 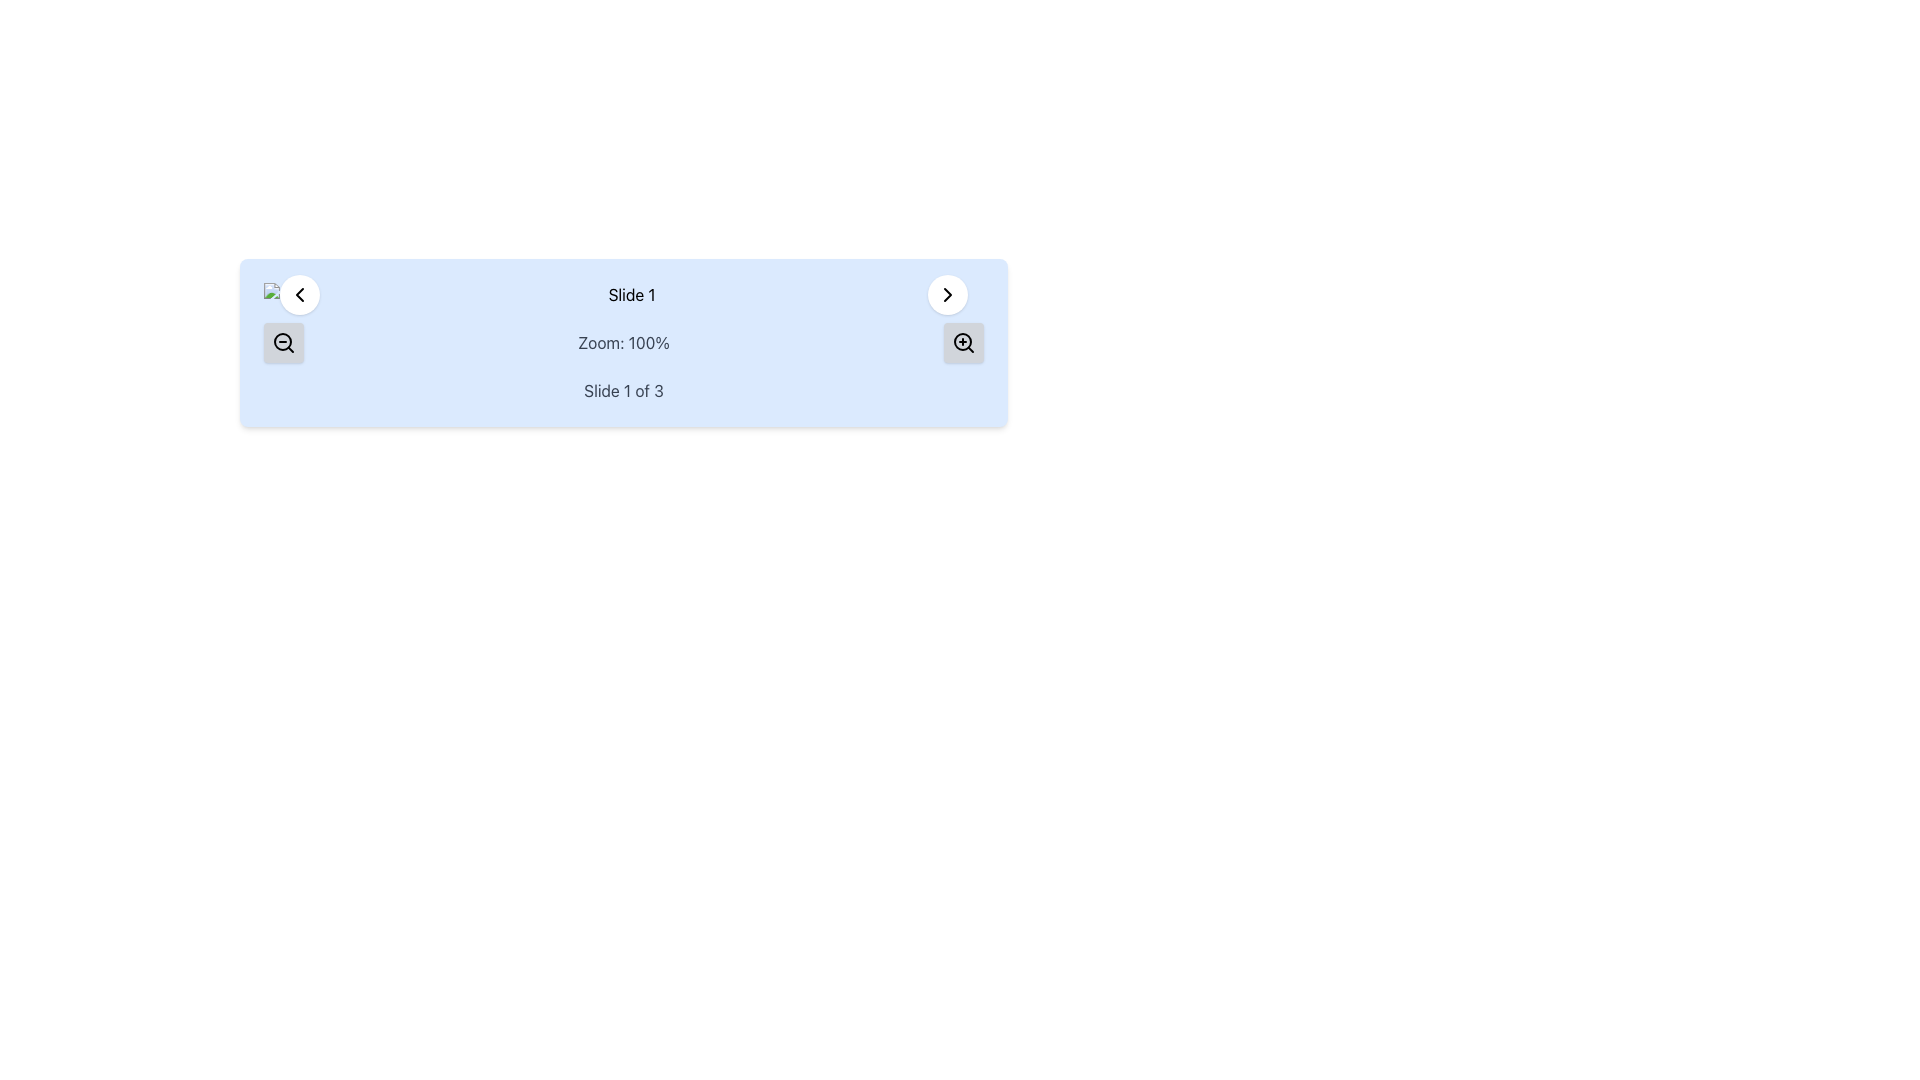 What do you see at coordinates (282, 341) in the screenshot?
I see `the circular feature of the magnifying glass icon located in the bottom-right corner of the interface` at bounding box center [282, 341].